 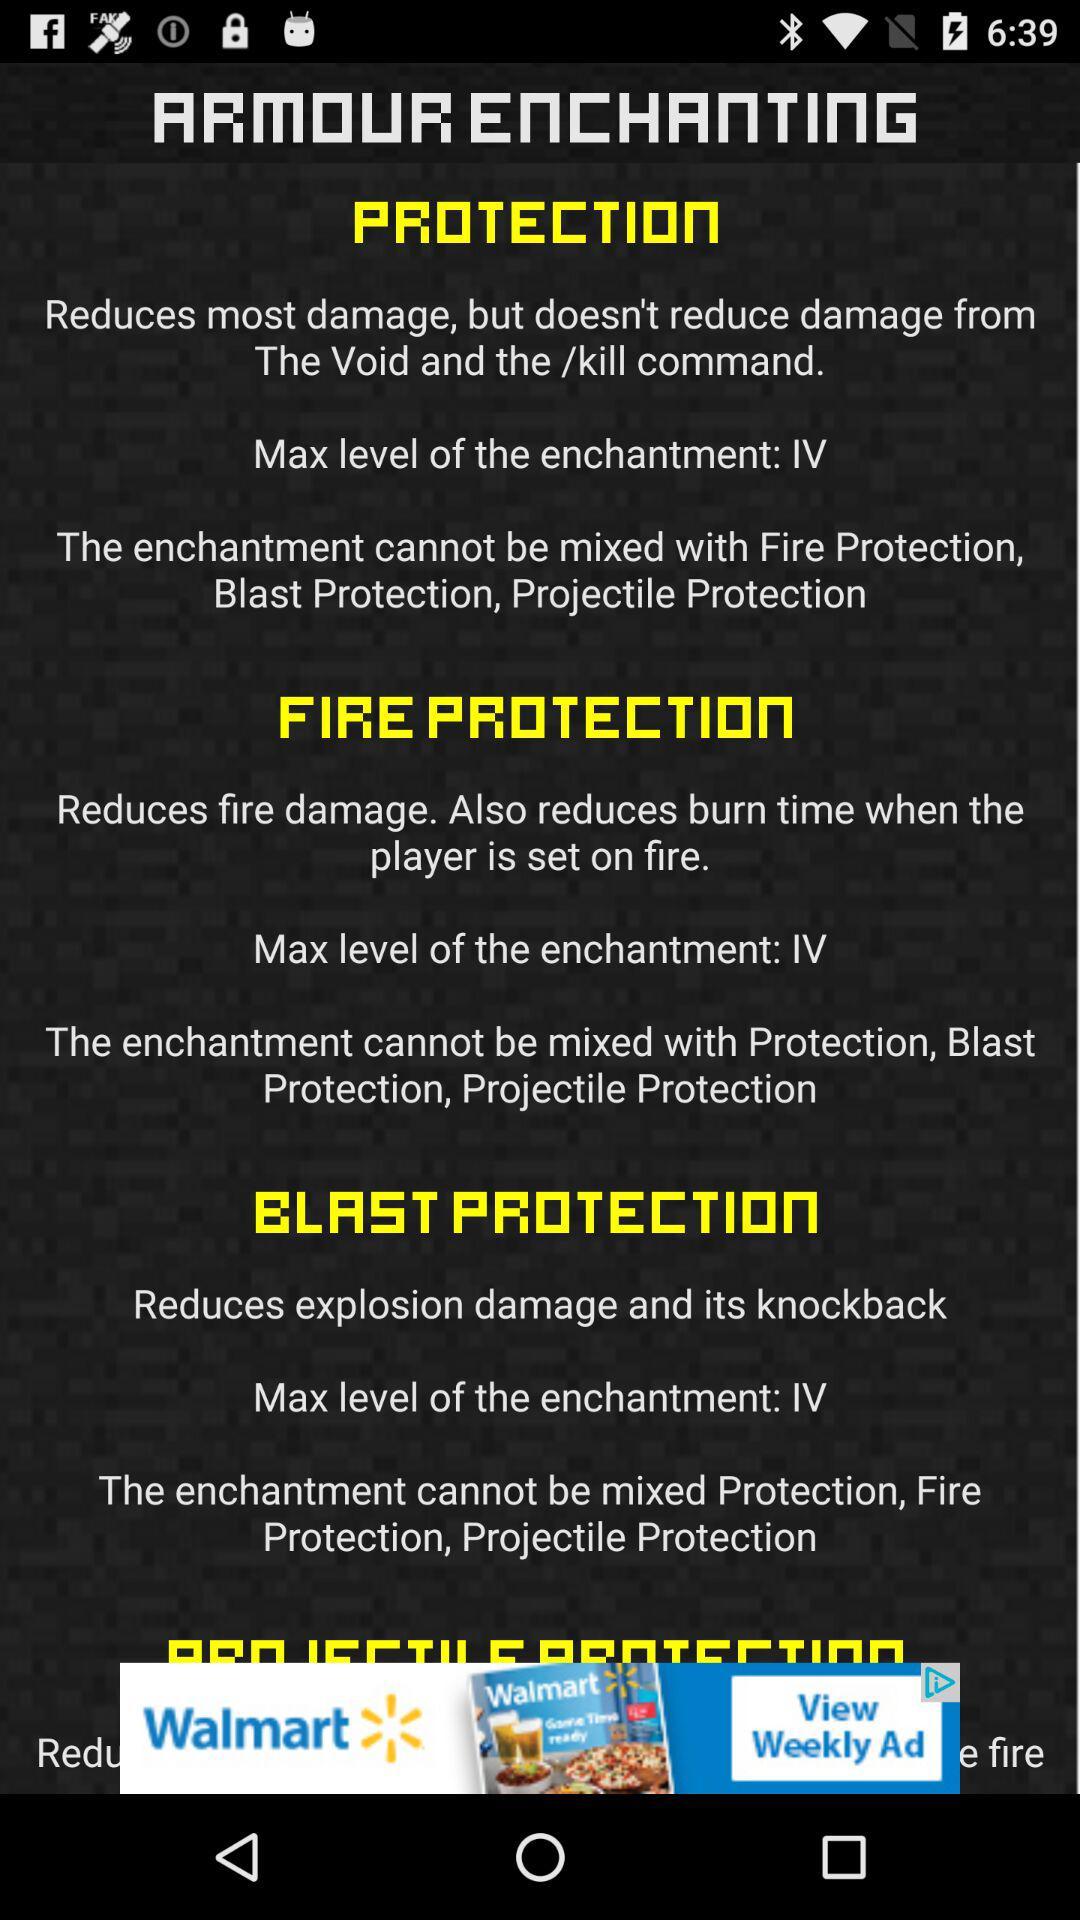 I want to click on walmart, so click(x=540, y=1727).